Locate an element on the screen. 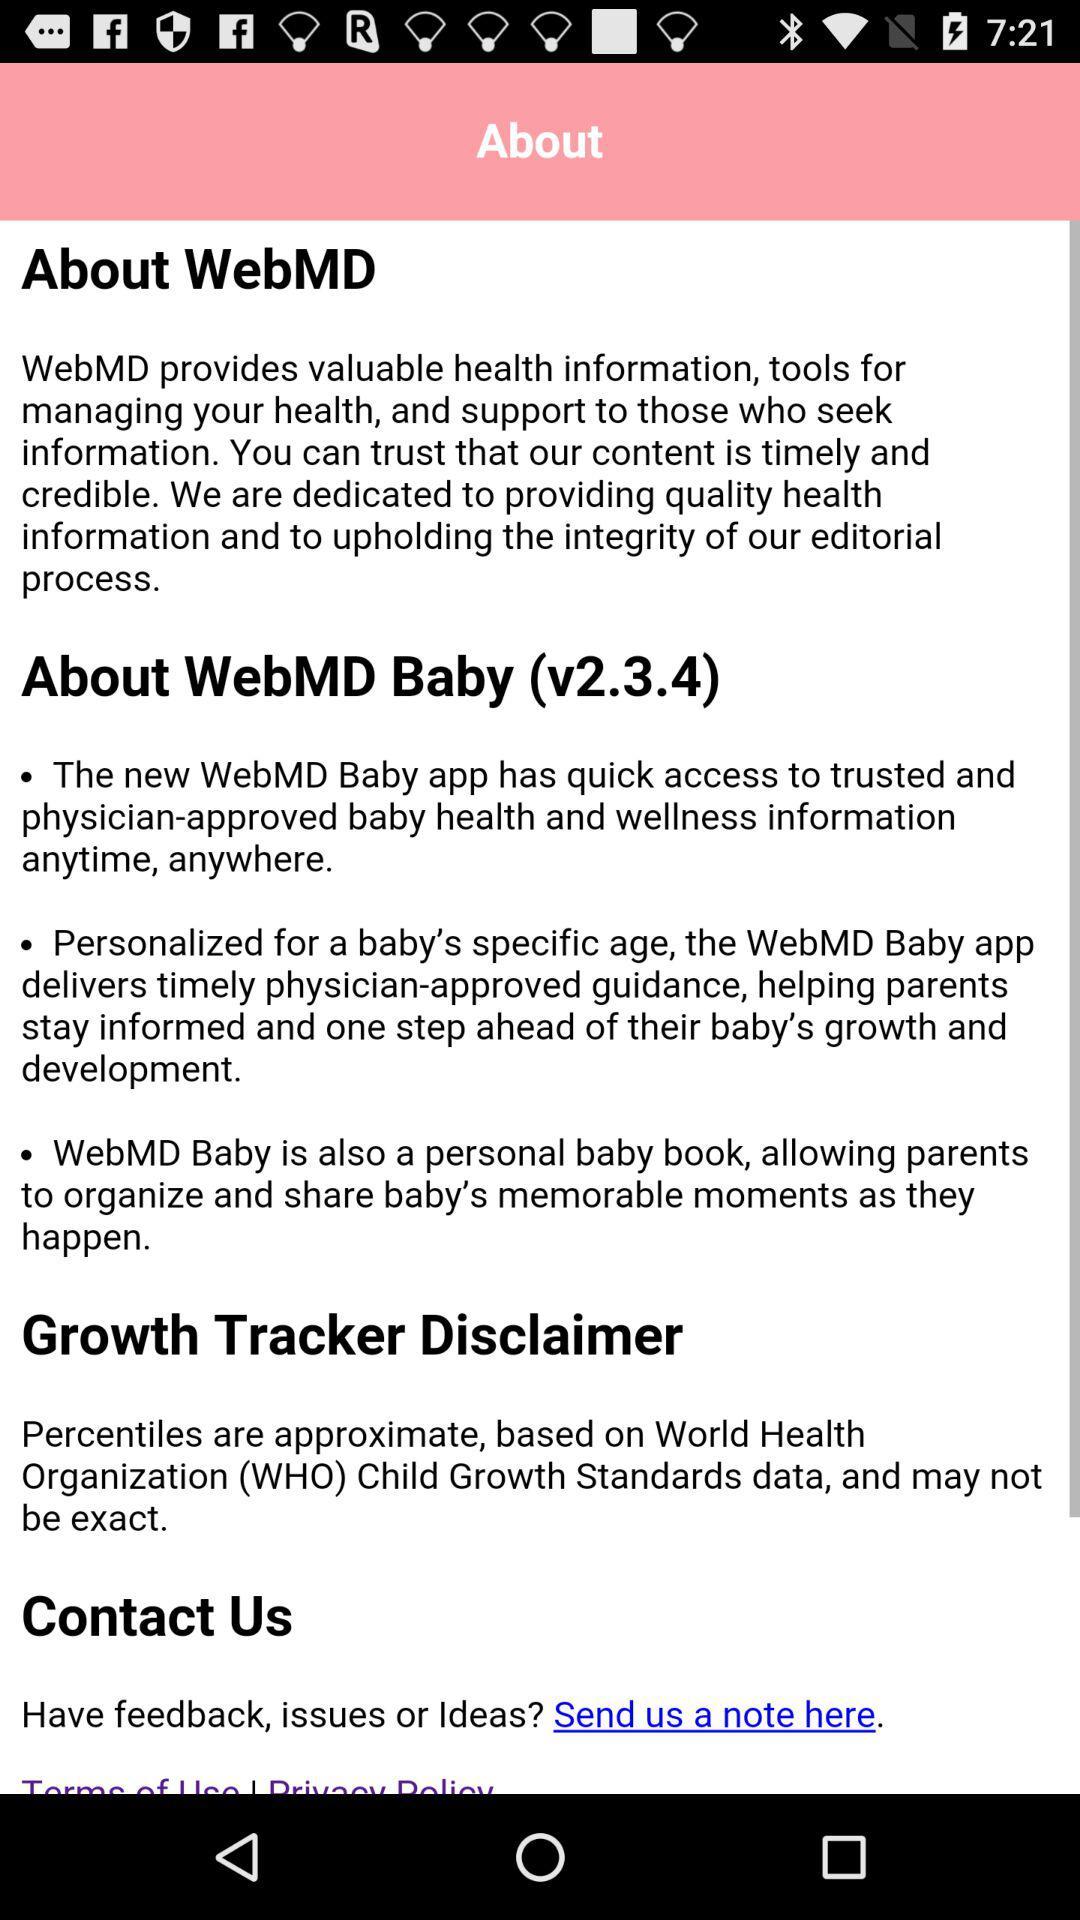 Image resolution: width=1080 pixels, height=1920 pixels. about and contact is located at coordinates (540, 1007).